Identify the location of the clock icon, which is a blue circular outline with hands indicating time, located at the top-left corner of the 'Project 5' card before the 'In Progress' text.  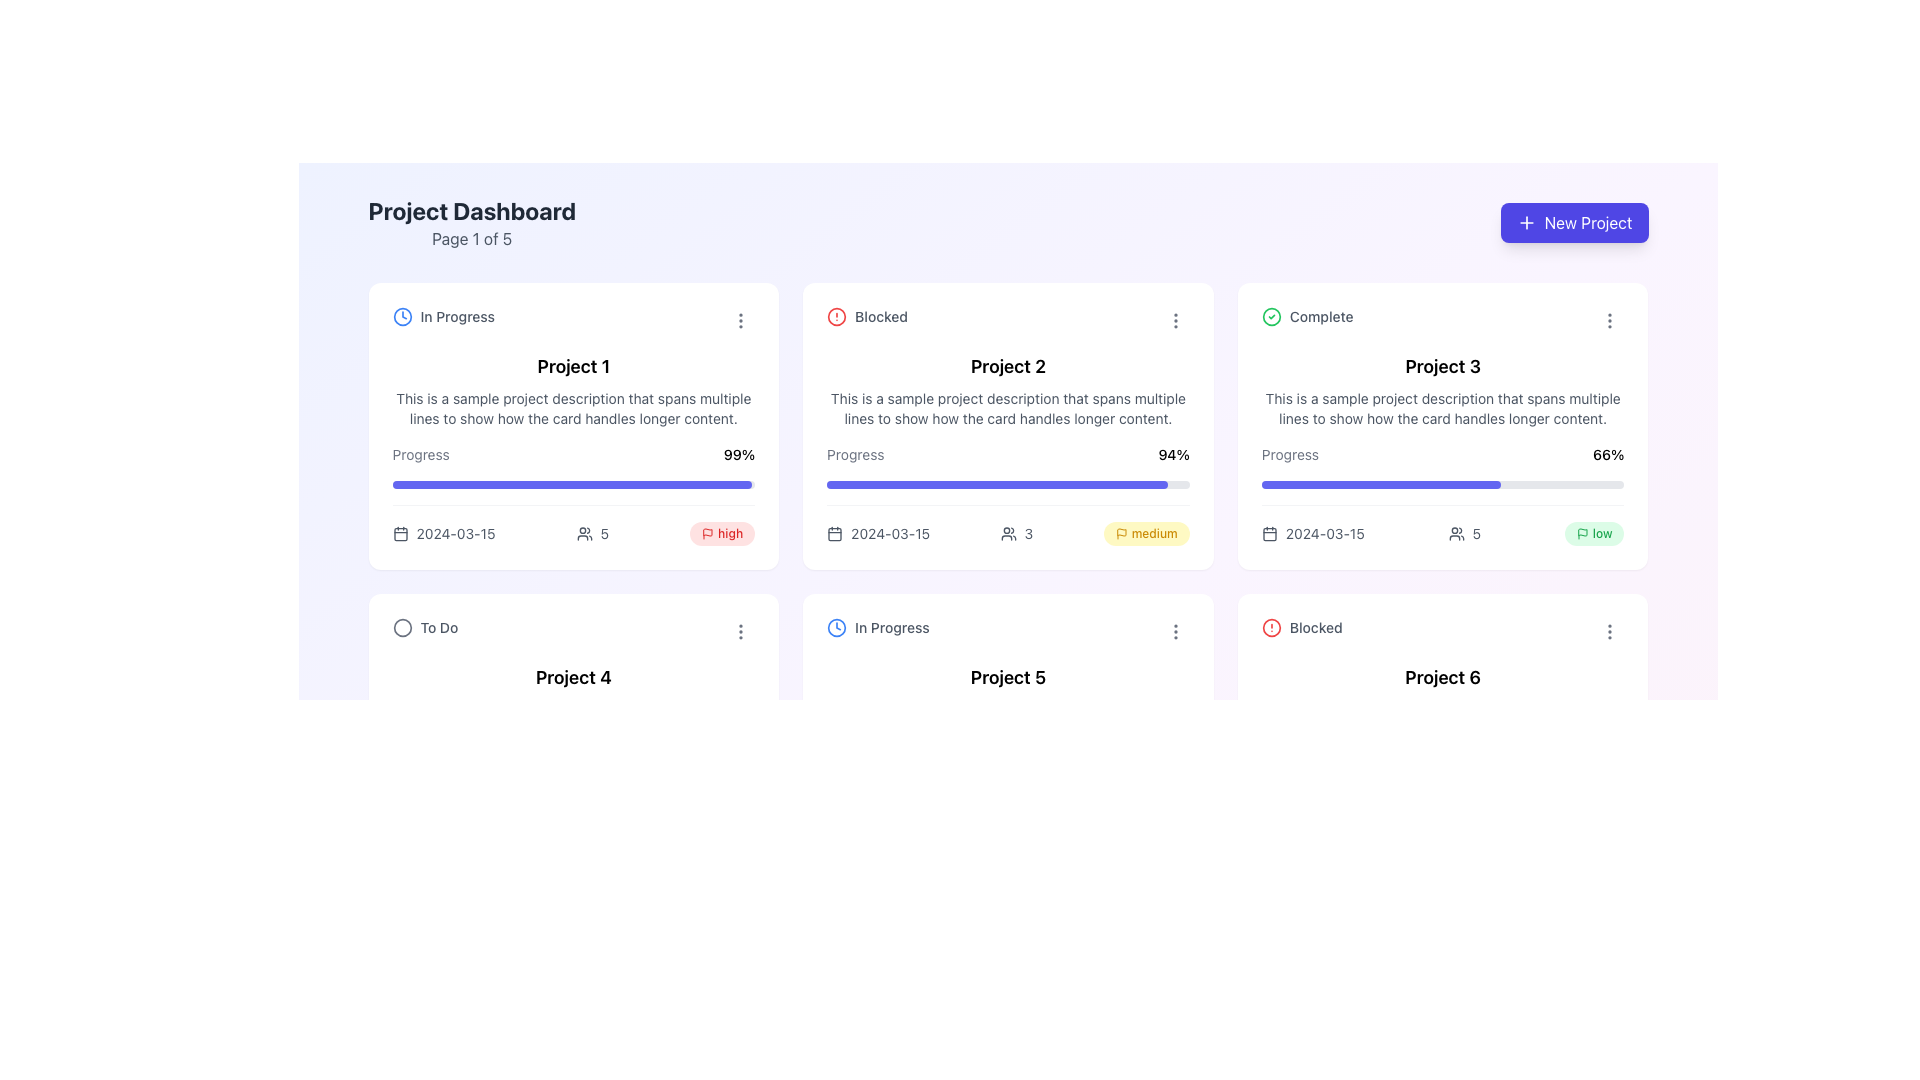
(837, 627).